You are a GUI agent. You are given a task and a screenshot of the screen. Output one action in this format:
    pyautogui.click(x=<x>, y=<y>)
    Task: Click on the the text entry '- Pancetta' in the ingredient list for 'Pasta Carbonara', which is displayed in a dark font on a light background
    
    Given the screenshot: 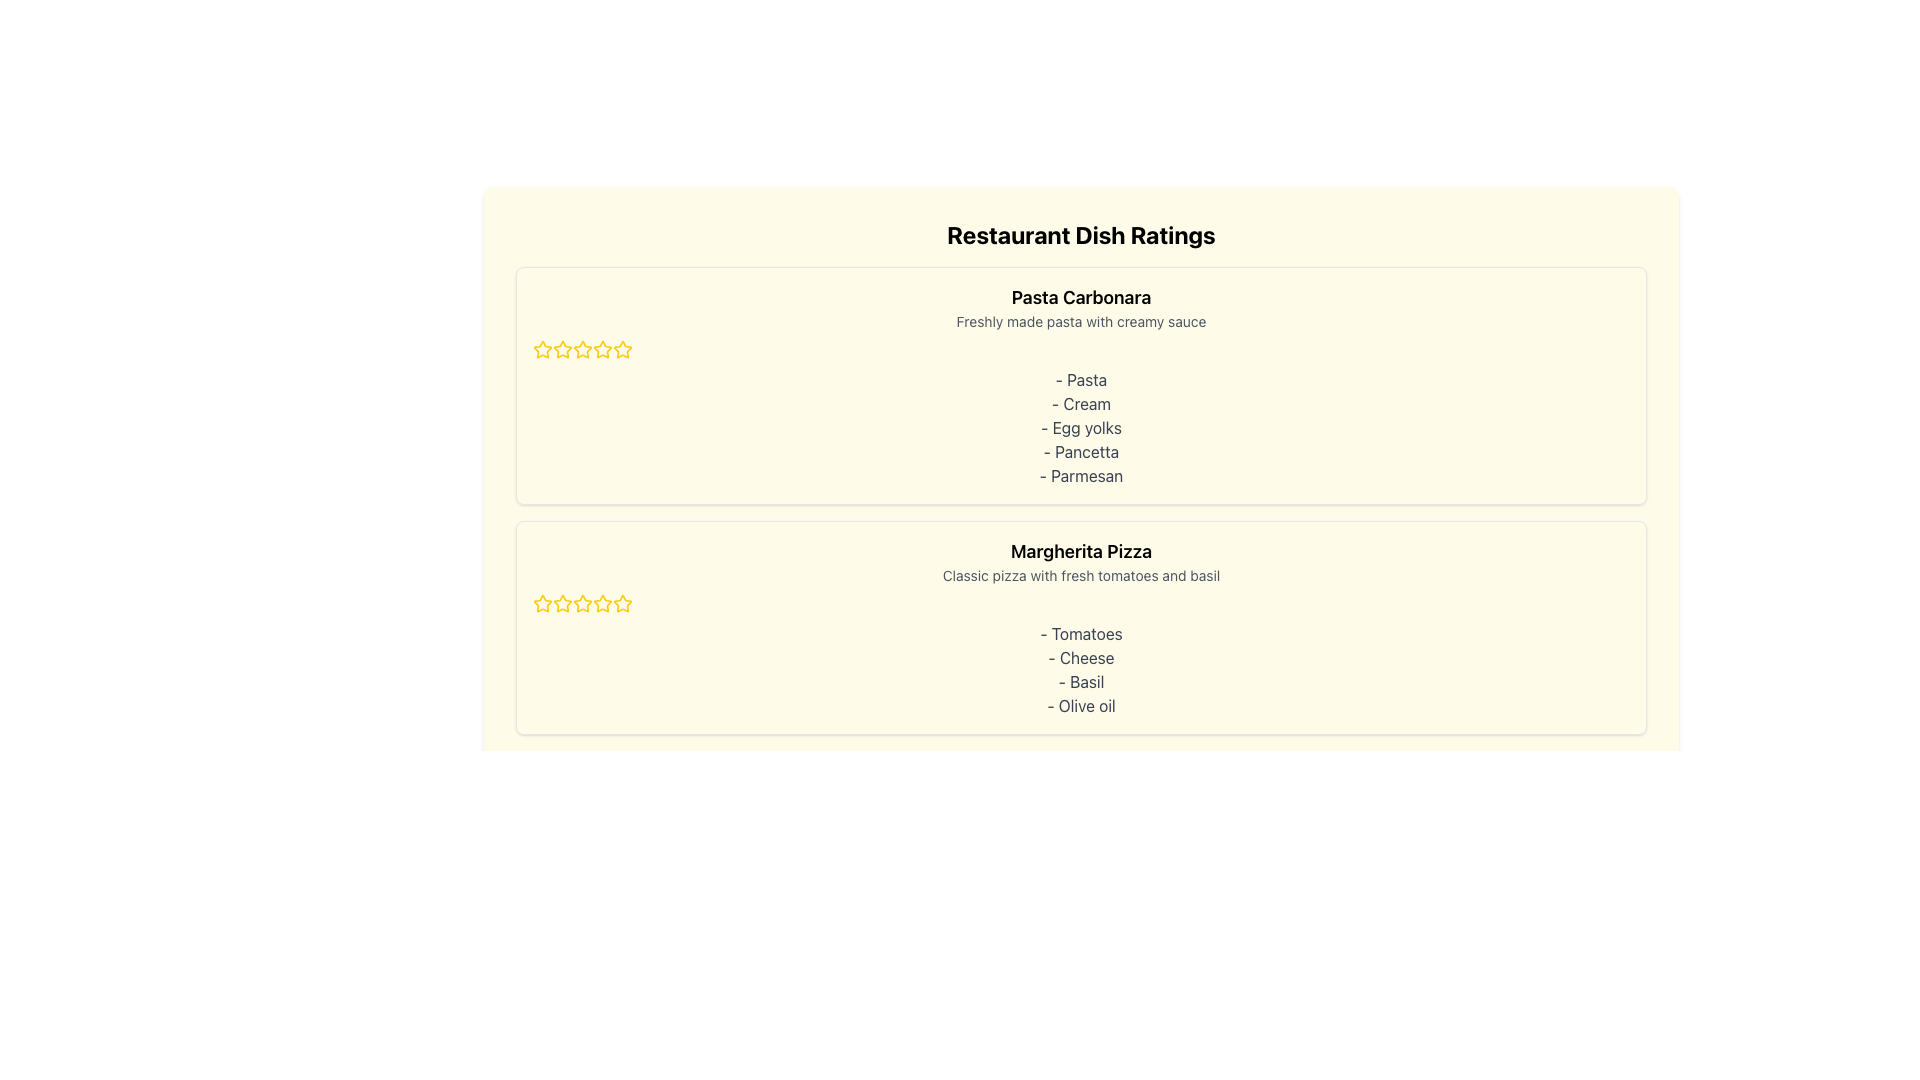 What is the action you would take?
    pyautogui.click(x=1080, y=451)
    